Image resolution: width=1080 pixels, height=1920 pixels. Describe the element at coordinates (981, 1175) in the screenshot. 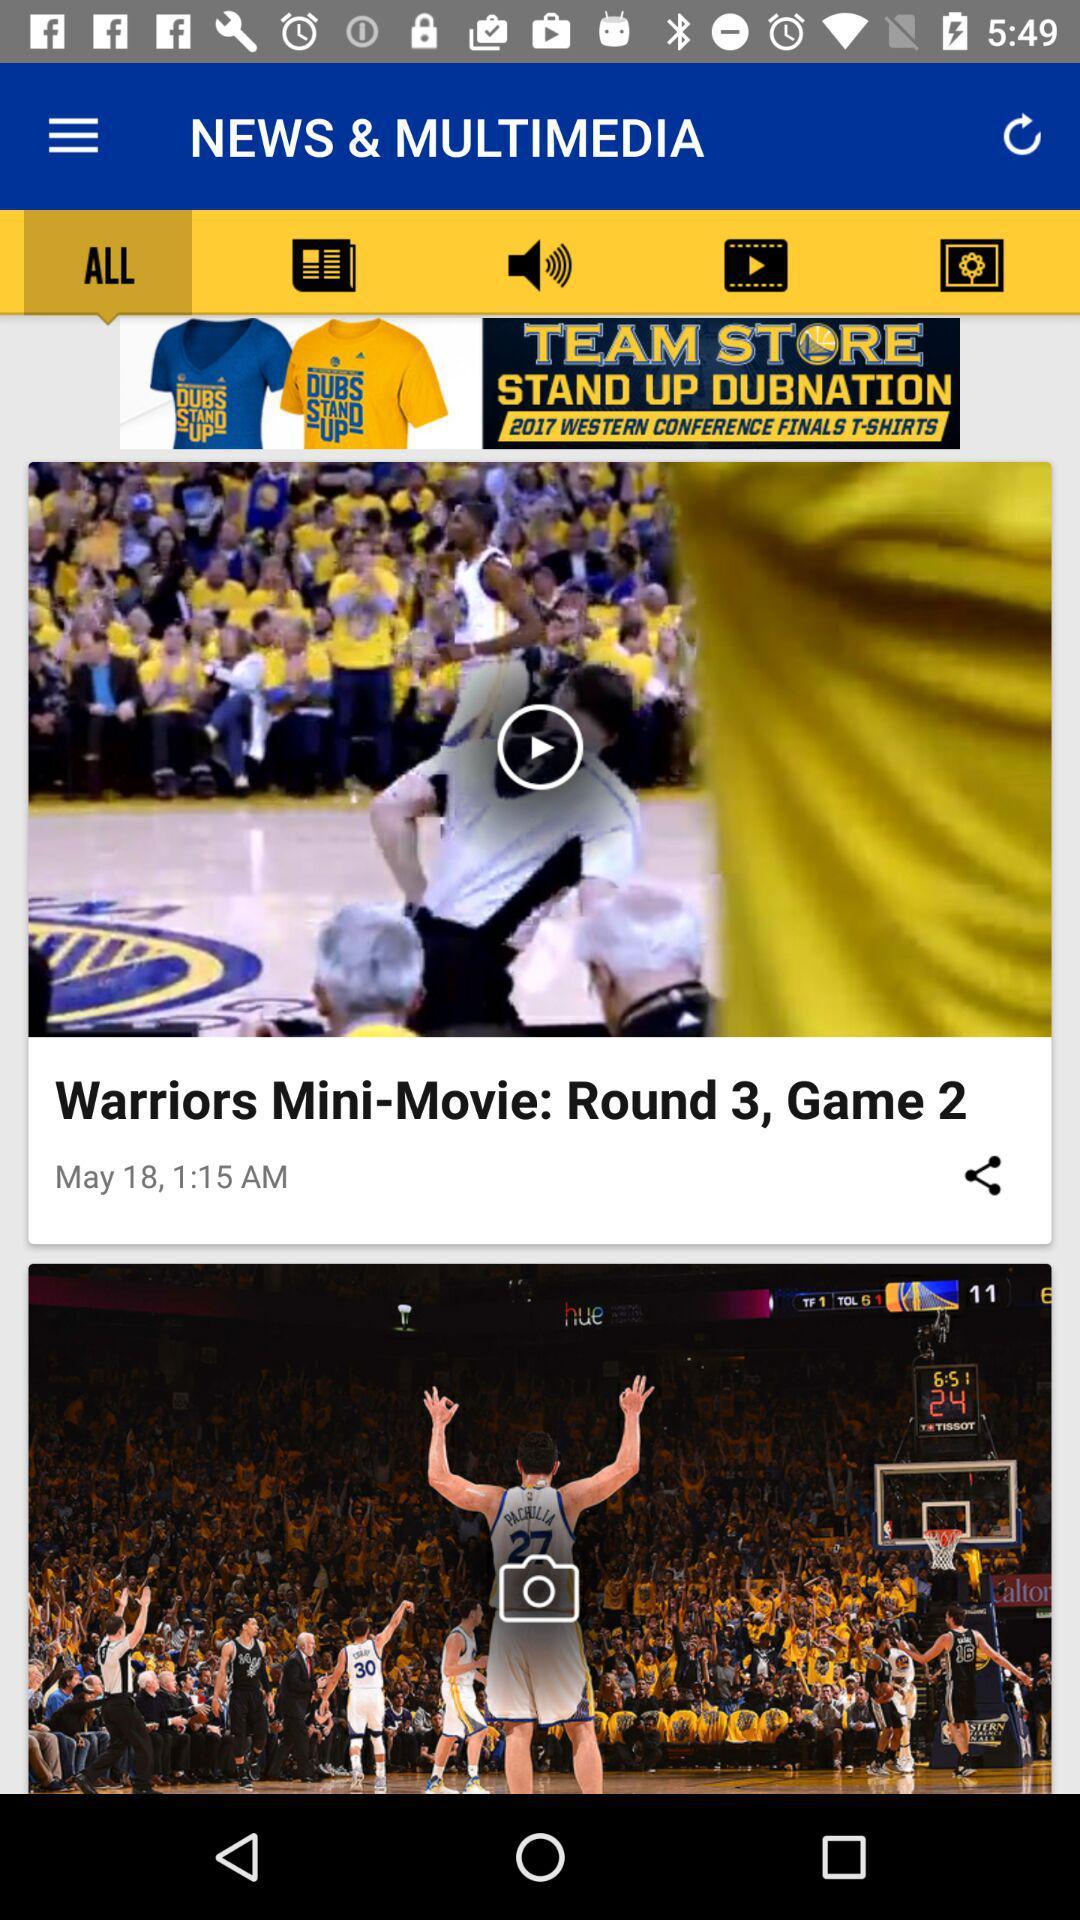

I see `the item on the right` at that location.